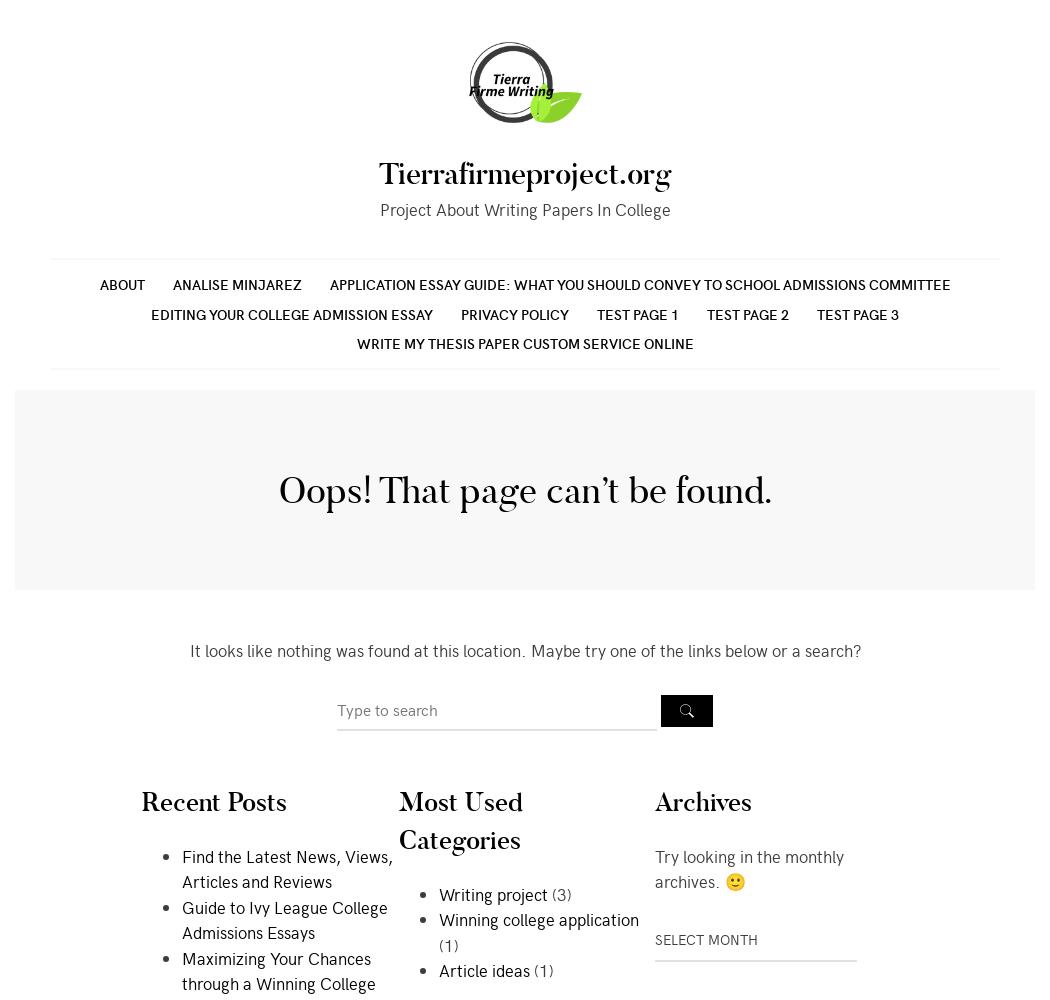 The width and height of the screenshot is (1050, 1000). I want to click on 'Write My Thesis Paper Custom Service Online', so click(523, 342).